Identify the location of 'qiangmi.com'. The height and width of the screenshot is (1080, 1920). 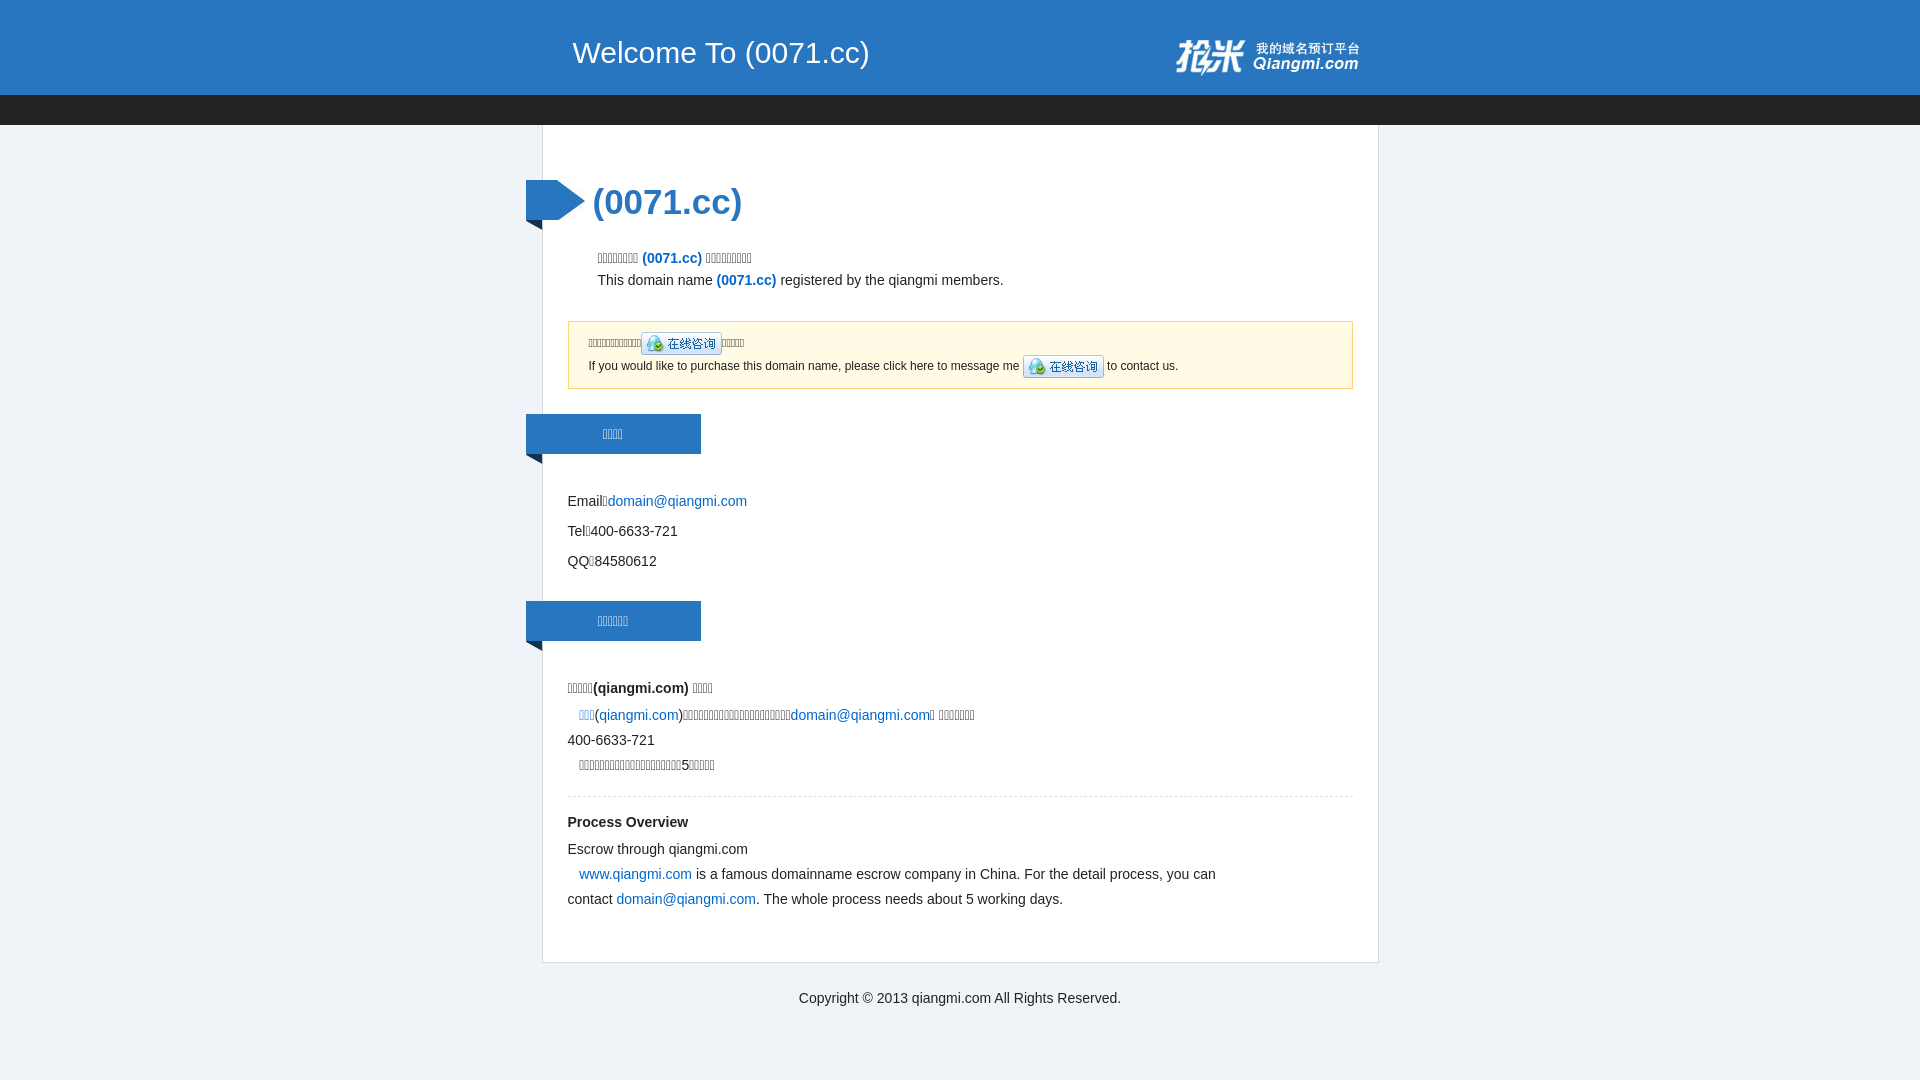
(637, 713).